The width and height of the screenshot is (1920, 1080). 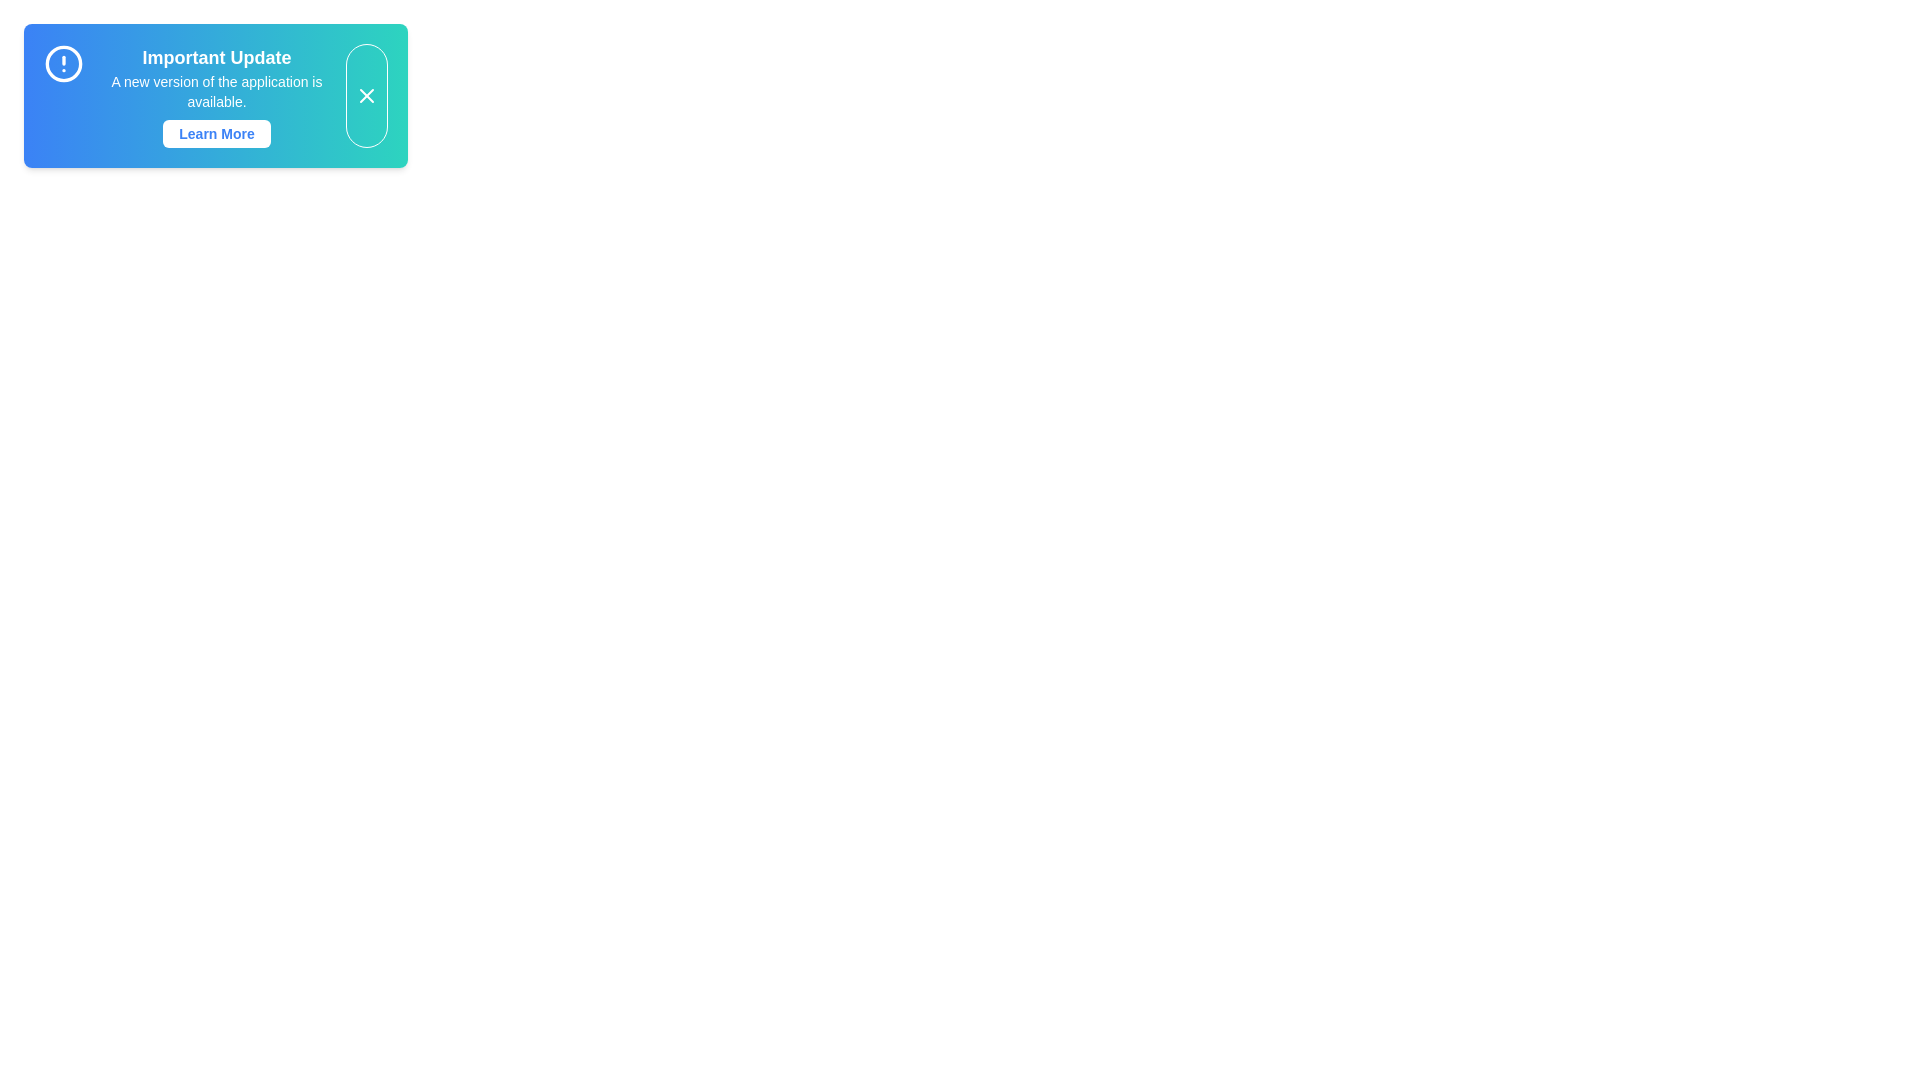 I want to click on the 'Learn More' button, so click(x=216, y=134).